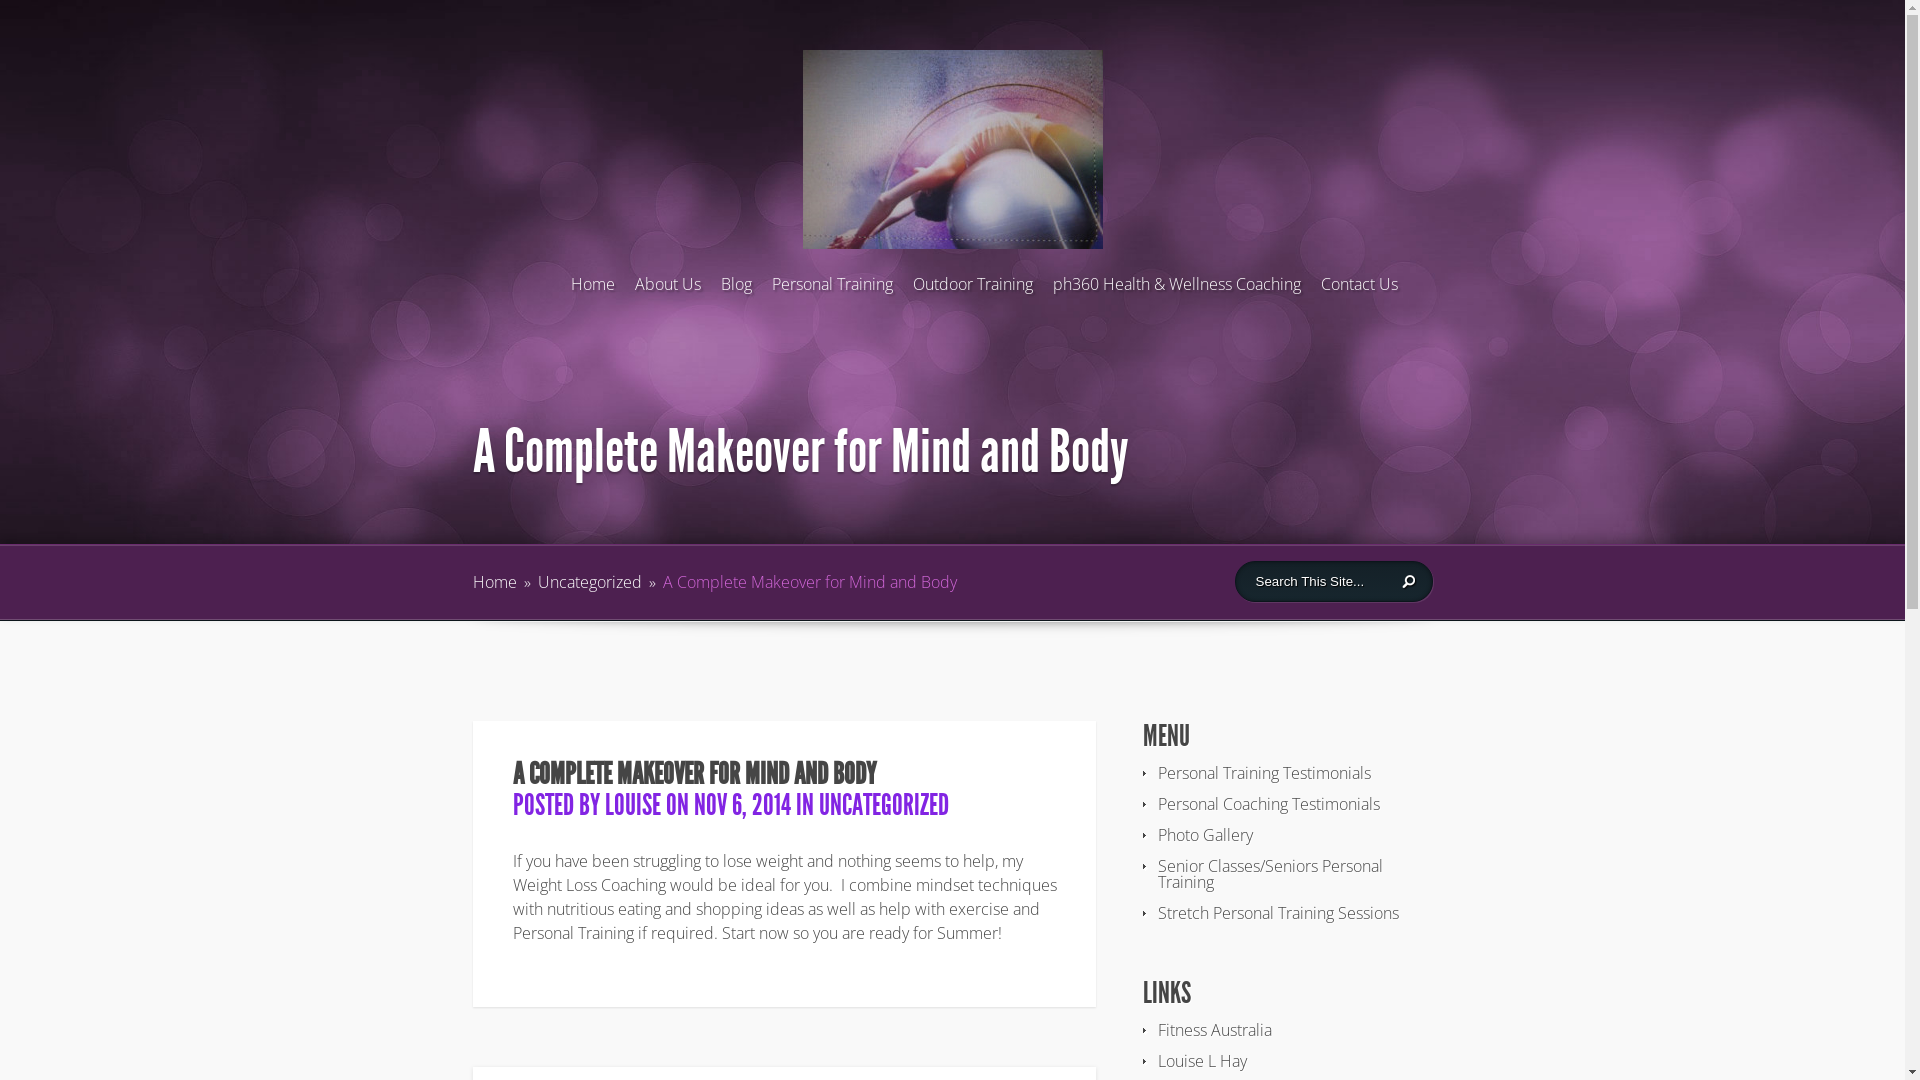 Image resolution: width=1920 pixels, height=1080 pixels. Describe the element at coordinates (1176, 289) in the screenshot. I see `'ph360 Health & Wellness Coaching'` at that location.